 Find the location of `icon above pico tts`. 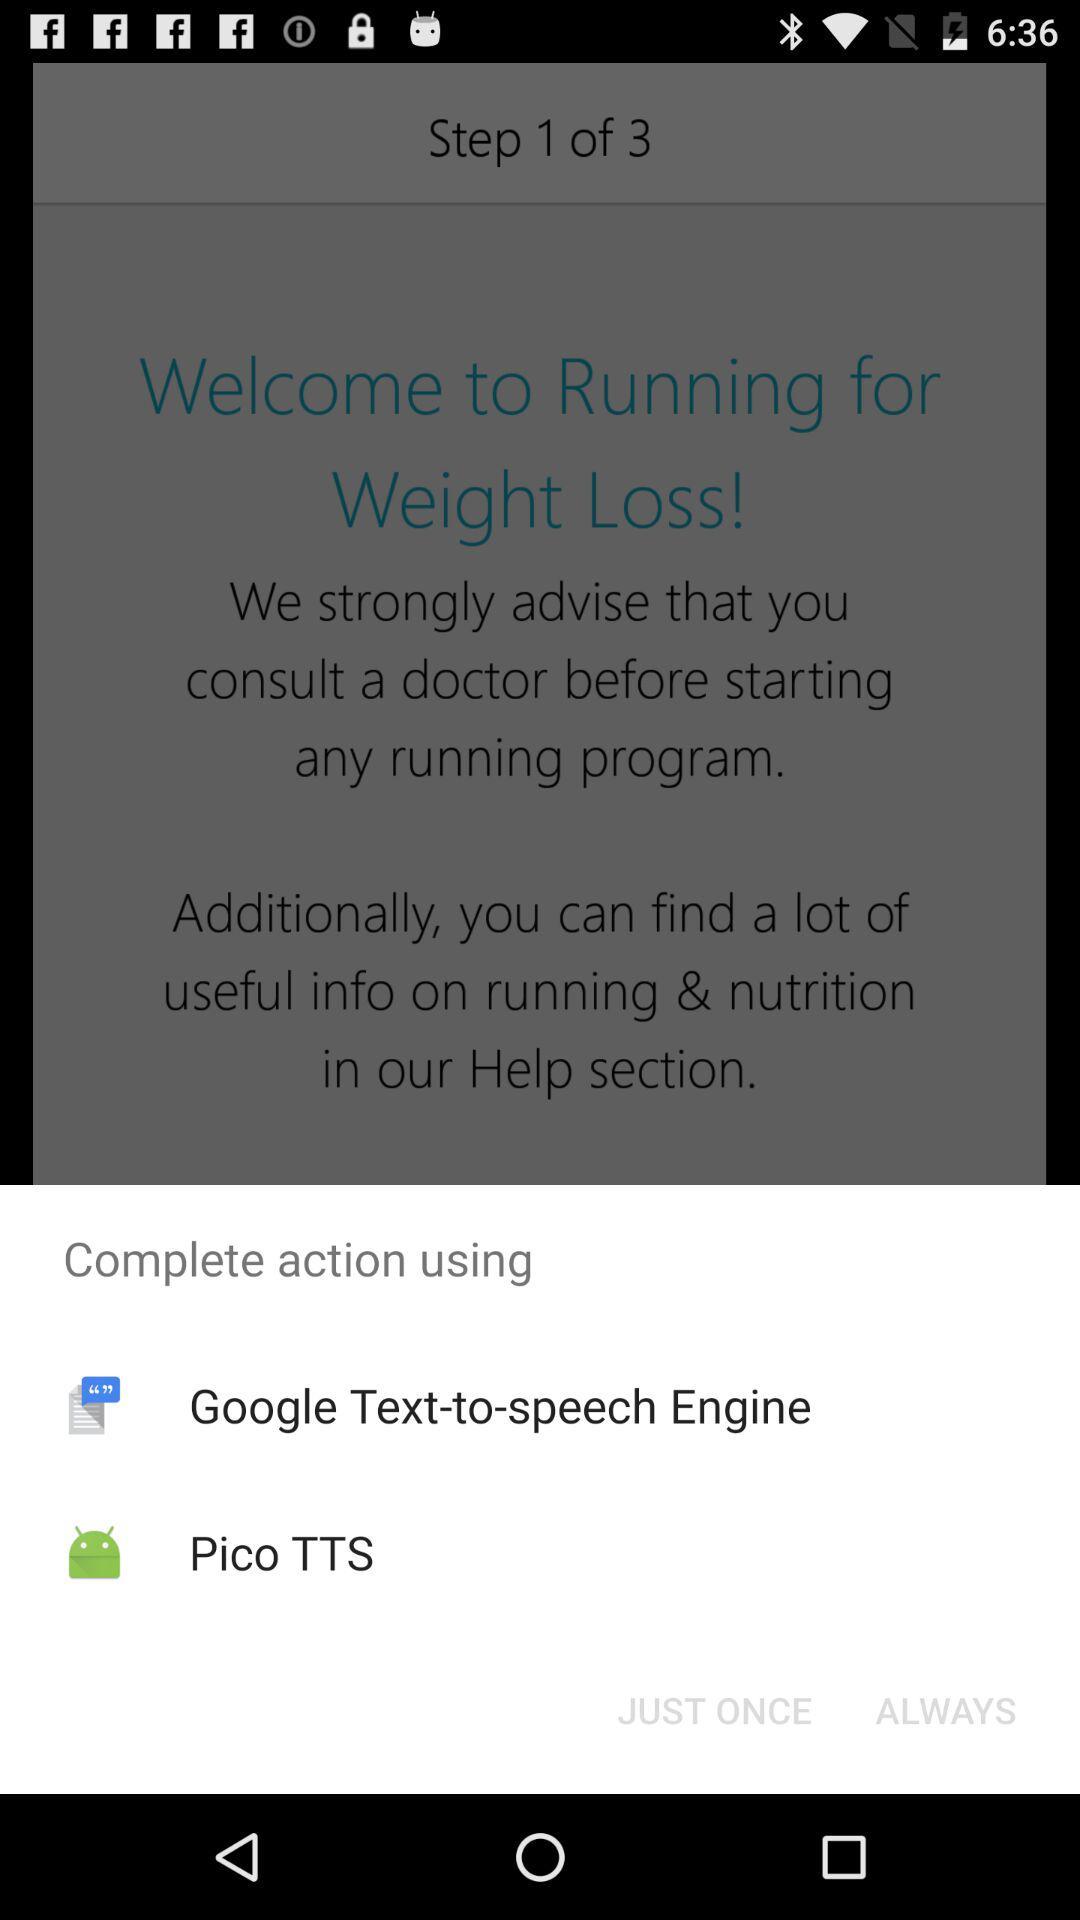

icon above pico tts is located at coordinates (499, 1404).